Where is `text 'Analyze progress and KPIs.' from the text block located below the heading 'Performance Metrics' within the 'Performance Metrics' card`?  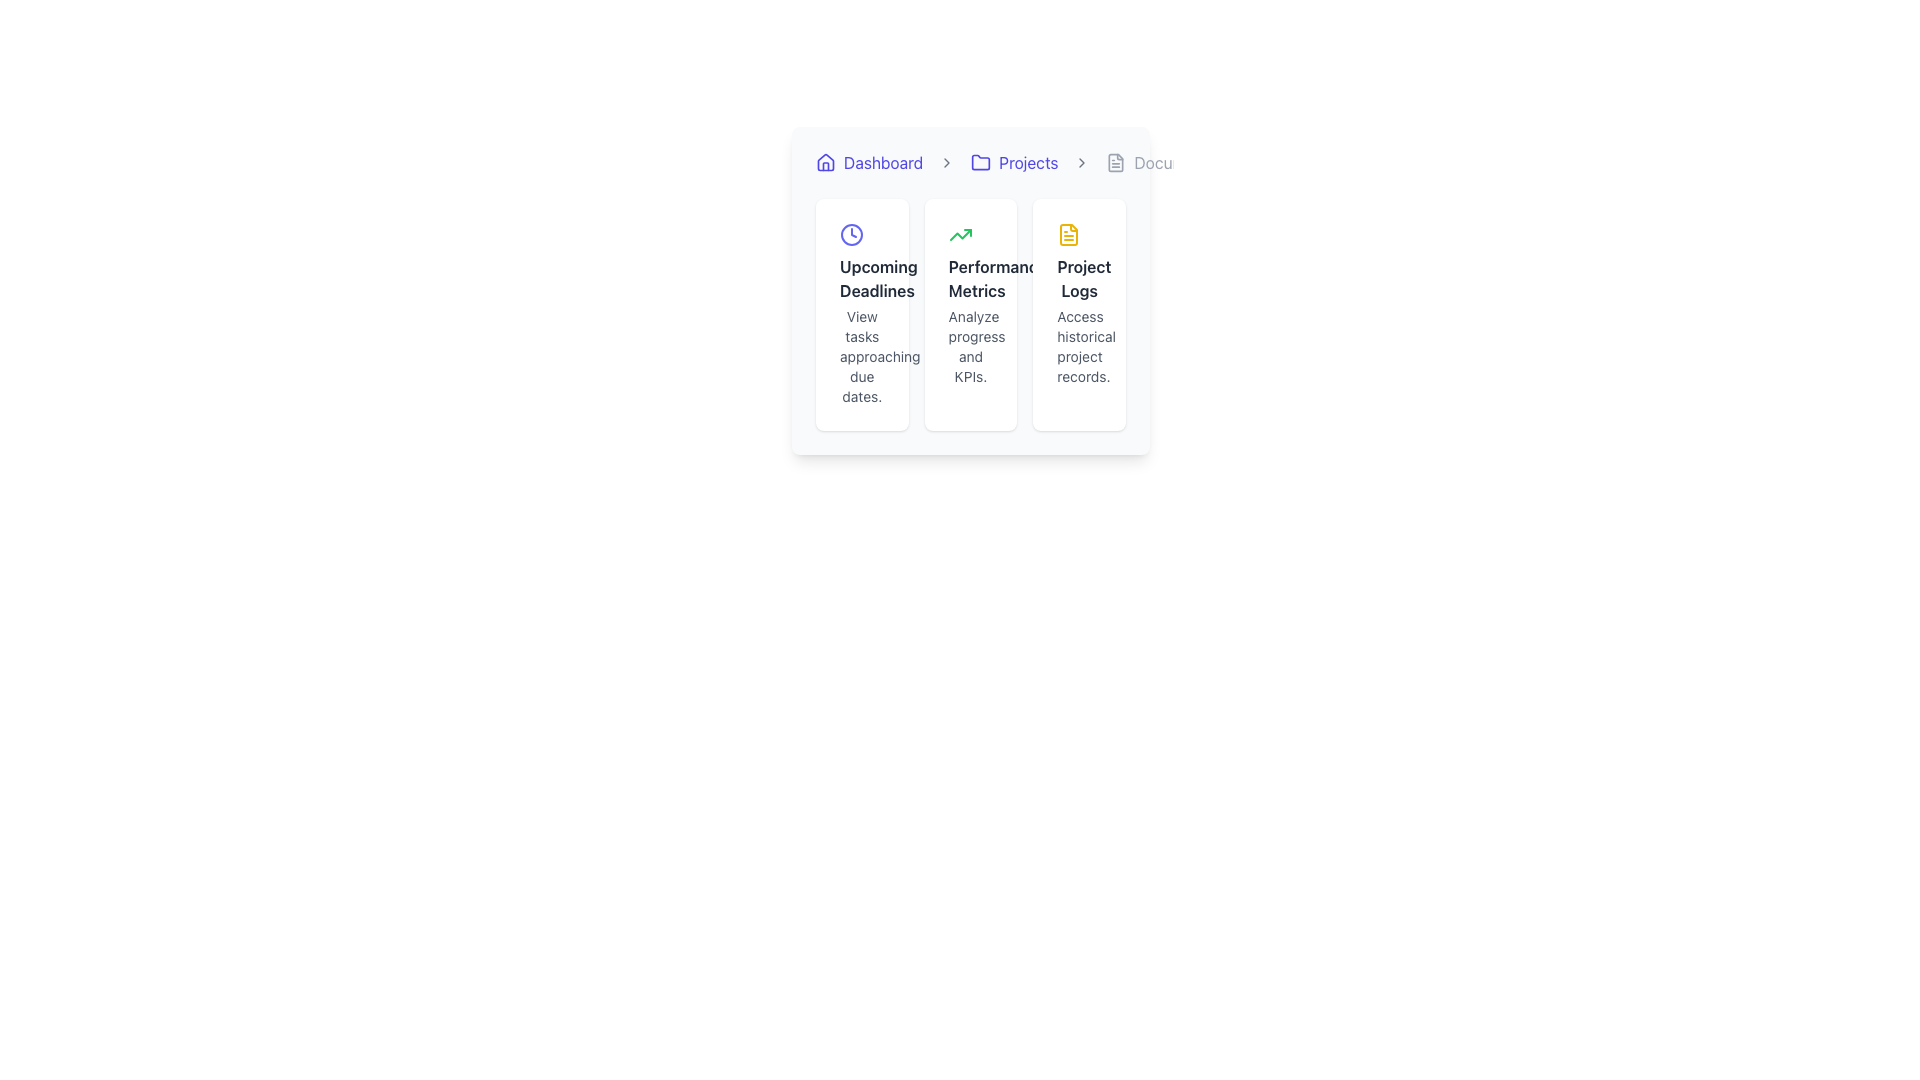 text 'Analyze progress and KPIs.' from the text block located below the heading 'Performance Metrics' within the 'Performance Metrics' card is located at coordinates (970, 346).